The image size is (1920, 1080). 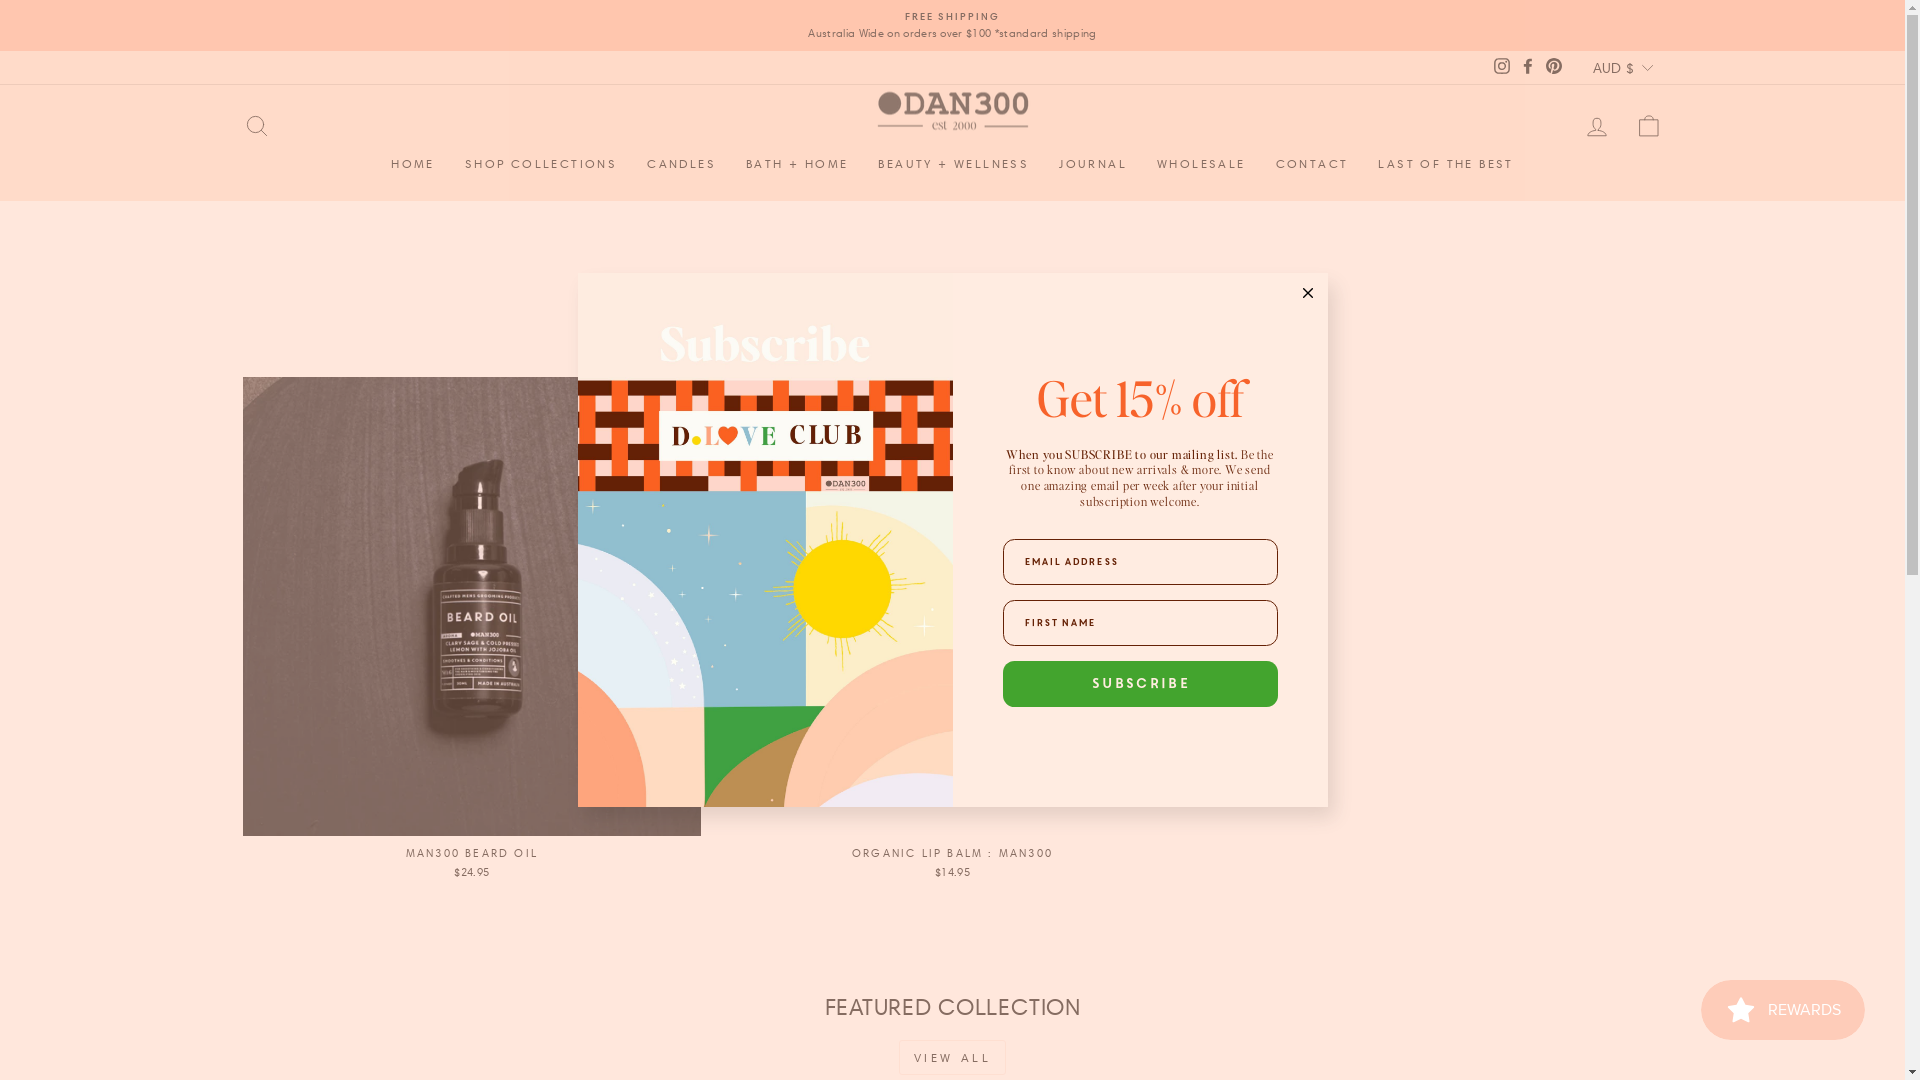 What do you see at coordinates (470, 631) in the screenshot?
I see `'MAN300 BEARD OIL` at bounding box center [470, 631].